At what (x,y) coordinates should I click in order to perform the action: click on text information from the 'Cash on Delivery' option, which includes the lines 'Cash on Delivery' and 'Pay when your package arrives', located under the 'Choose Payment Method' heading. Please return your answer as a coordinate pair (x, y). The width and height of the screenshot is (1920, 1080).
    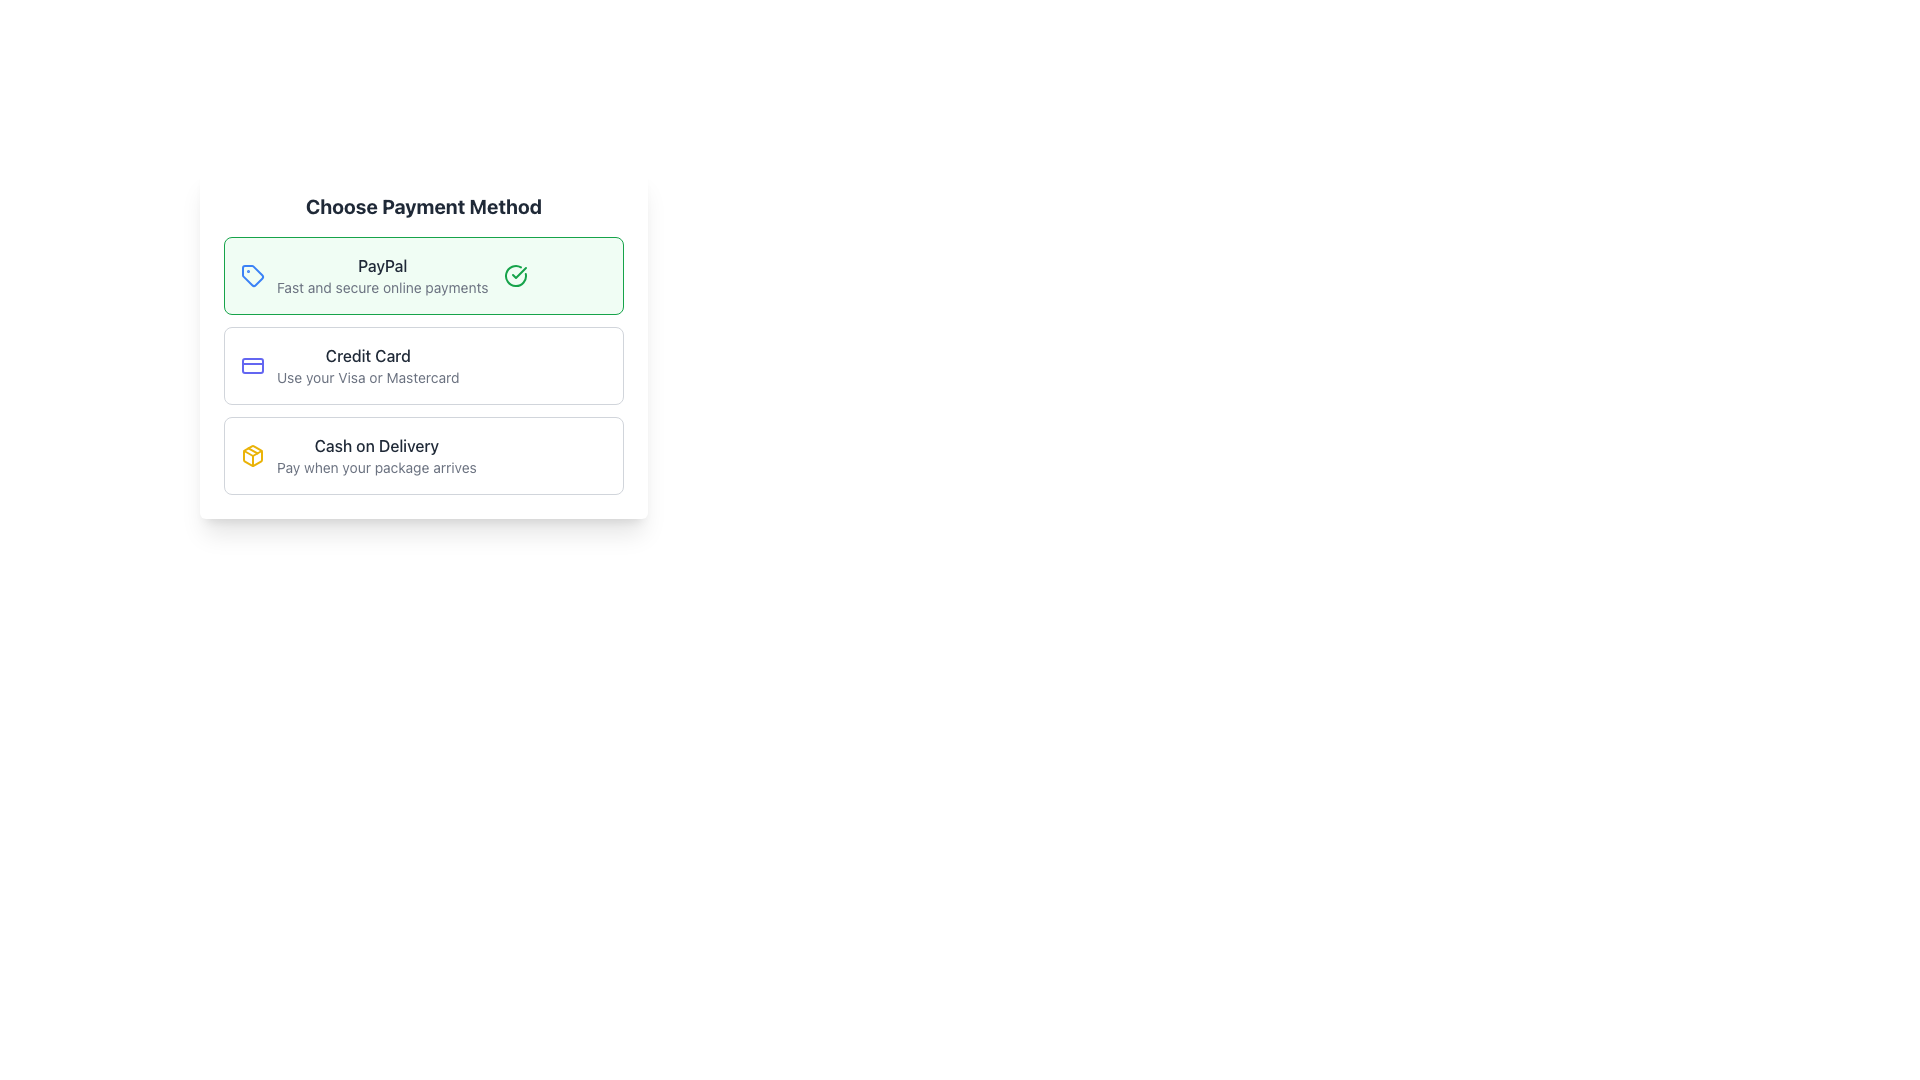
    Looking at the image, I should click on (376, 455).